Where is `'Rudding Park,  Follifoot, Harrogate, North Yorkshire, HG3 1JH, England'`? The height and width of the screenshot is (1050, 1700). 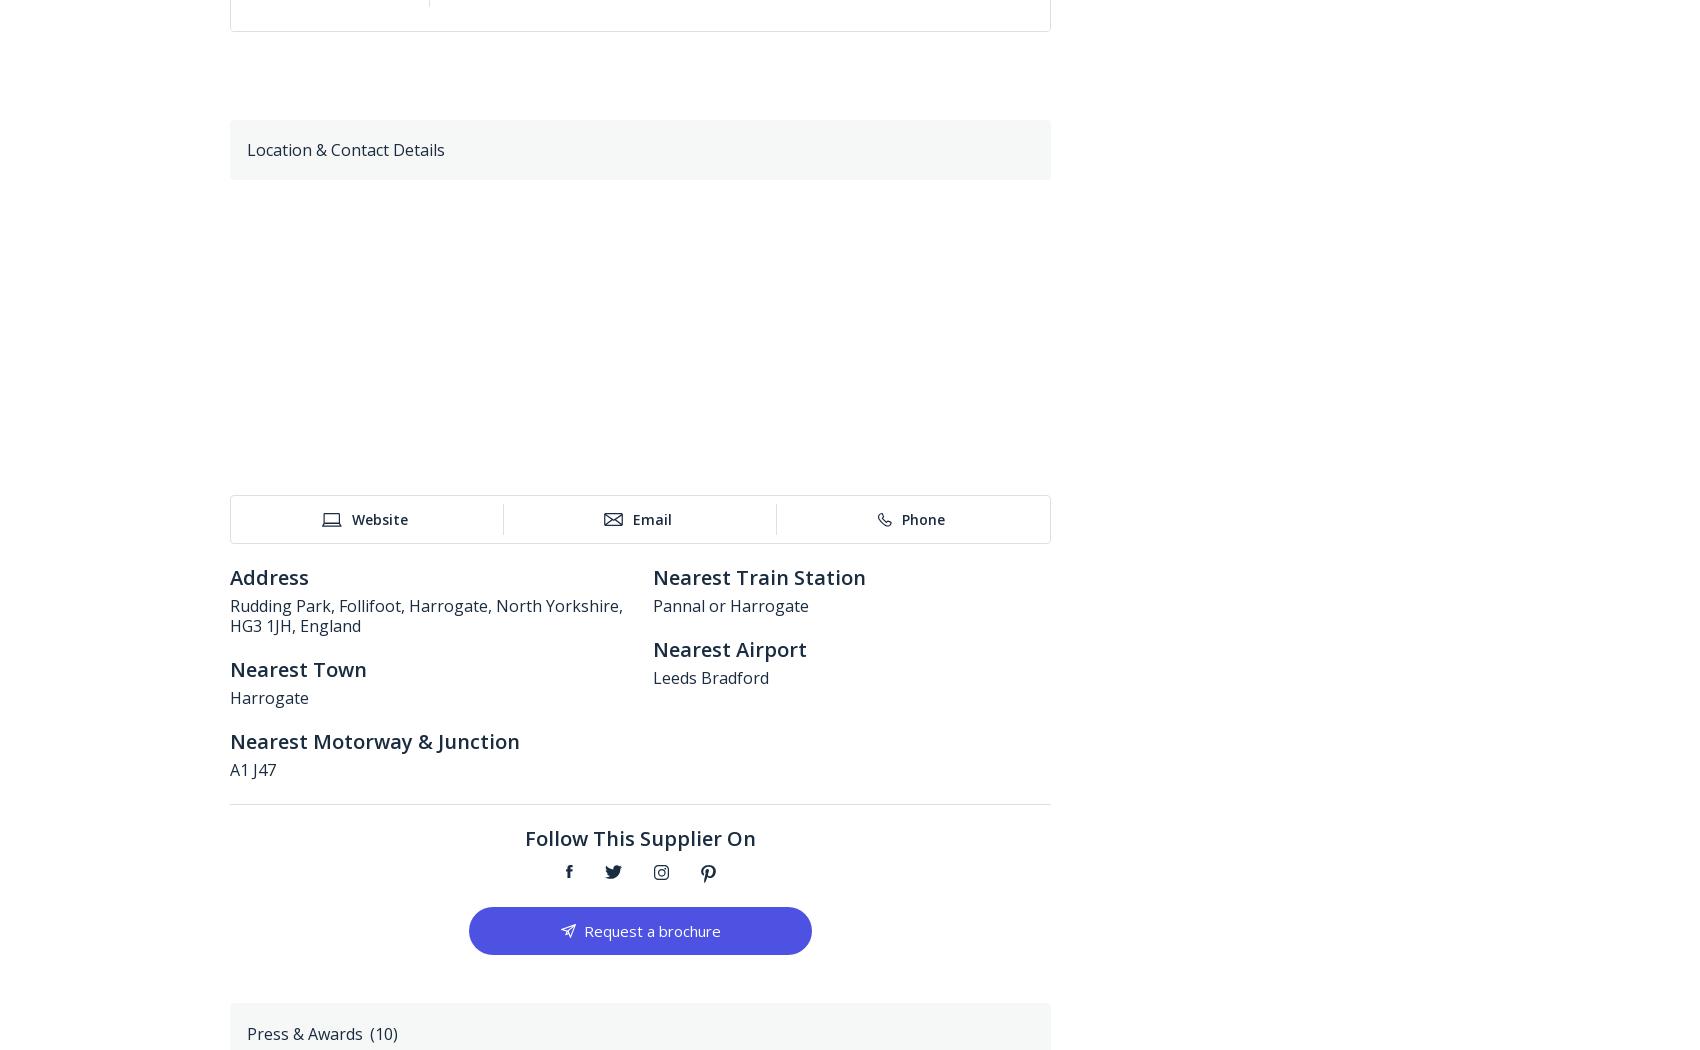 'Rudding Park,  Follifoot, Harrogate, North Yorkshire, HG3 1JH, England' is located at coordinates (426, 616).